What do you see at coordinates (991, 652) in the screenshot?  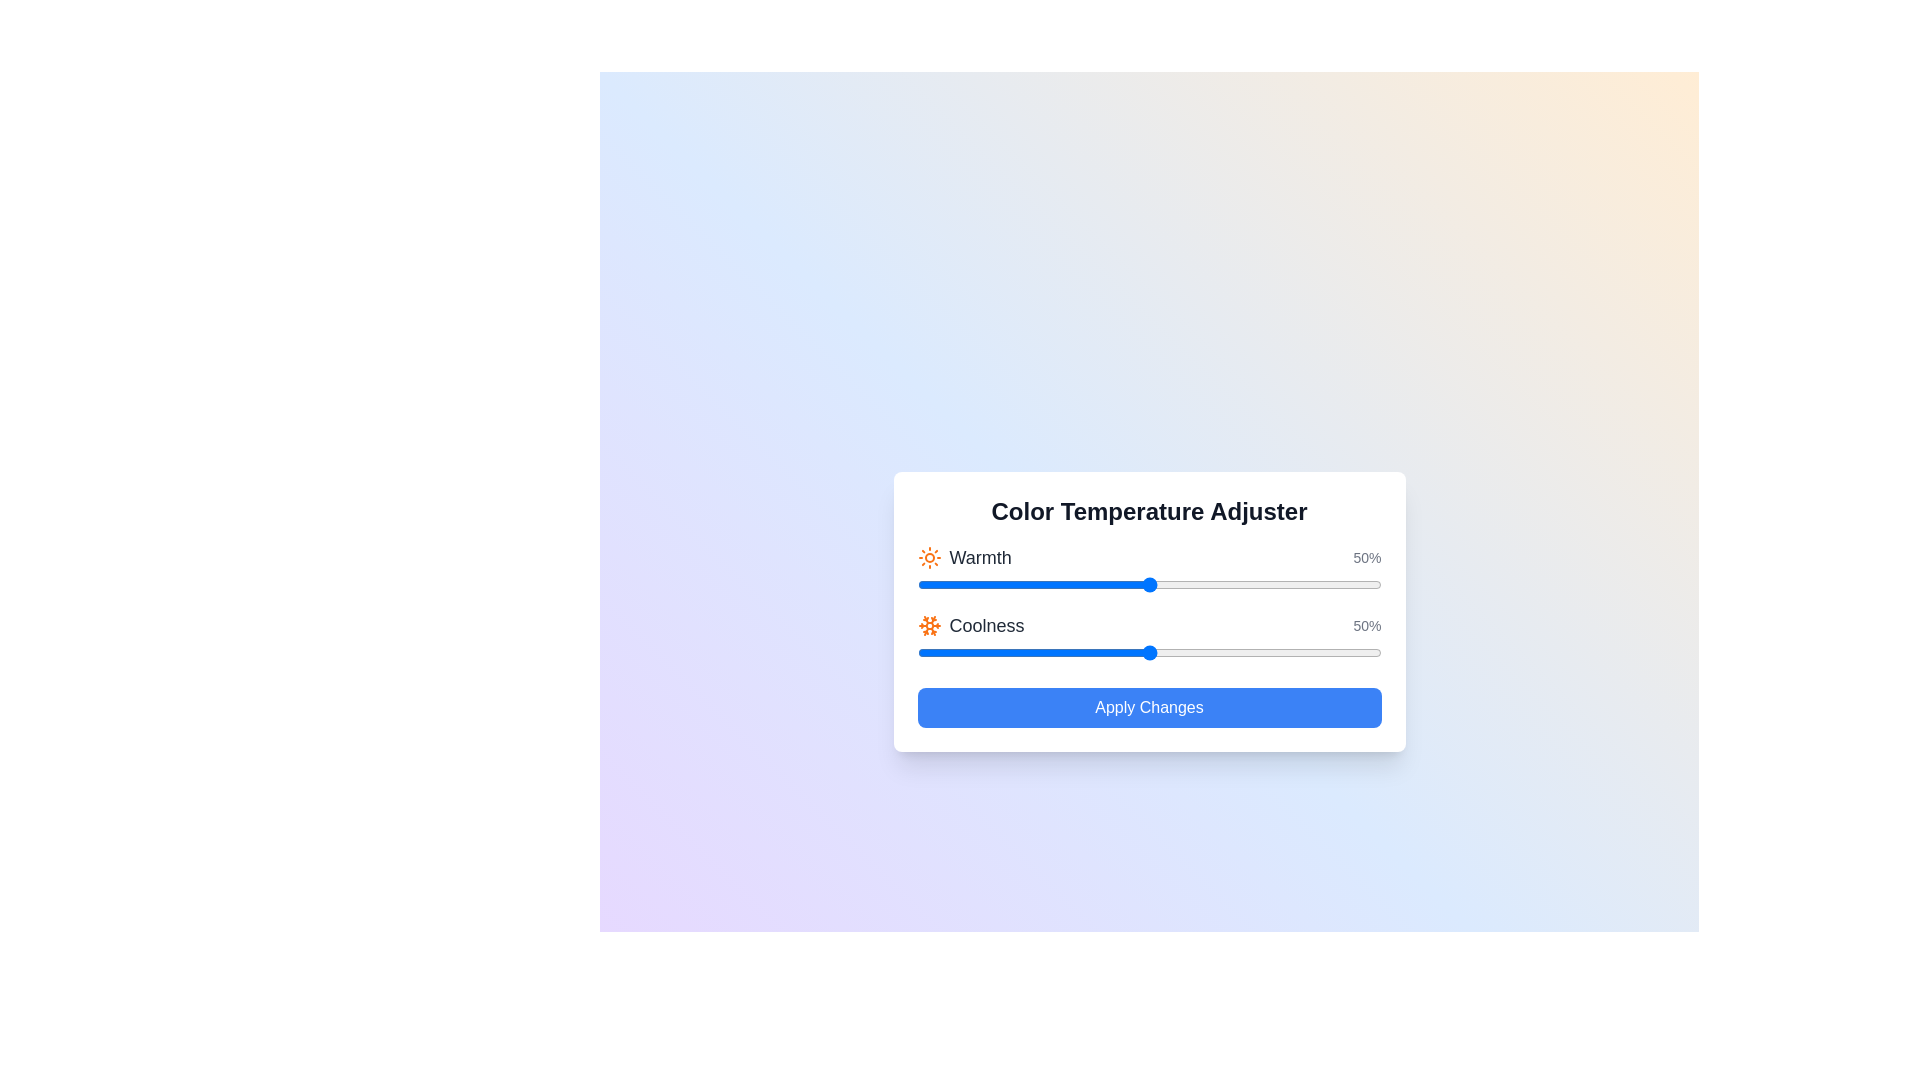 I see `the 'Coolness' slider to 16%` at bounding box center [991, 652].